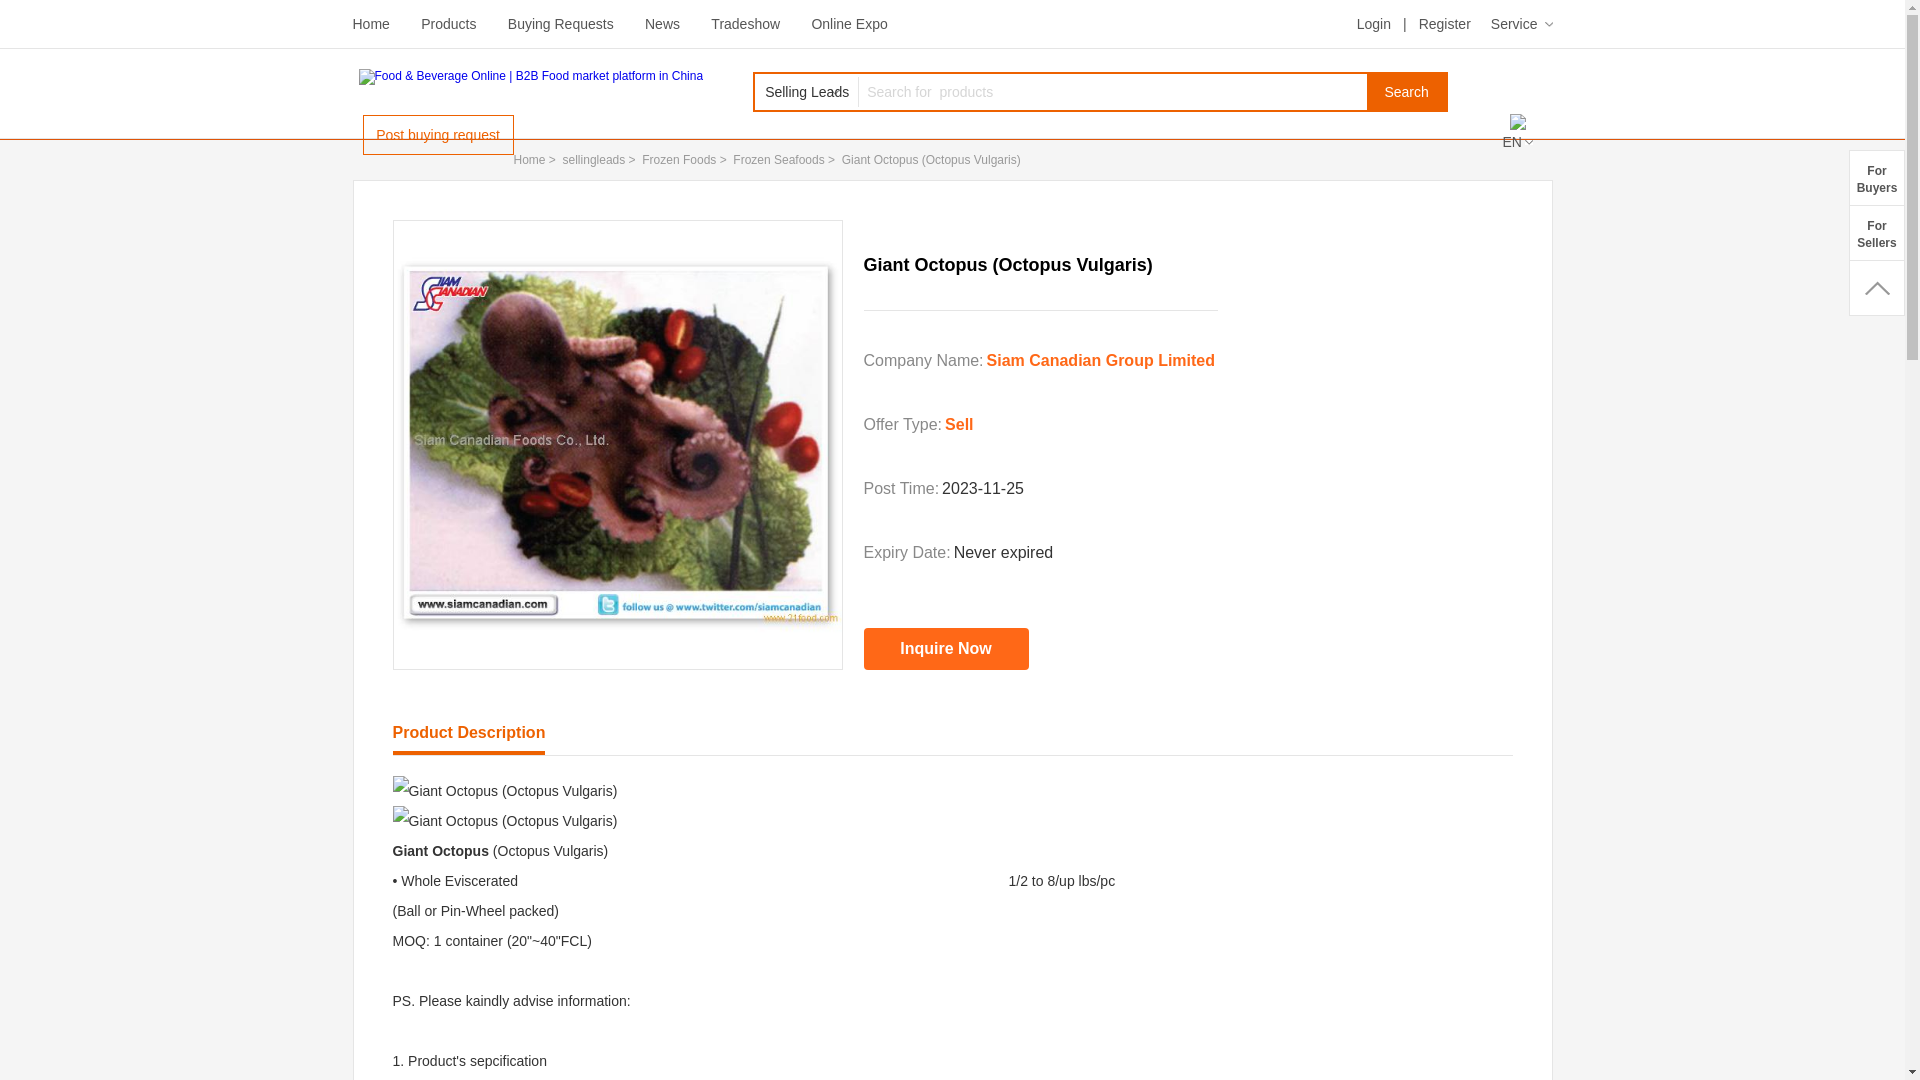 Image resolution: width=1920 pixels, height=1080 pixels. Describe the element at coordinates (945, 648) in the screenshot. I see `'Inquire Now'` at that location.